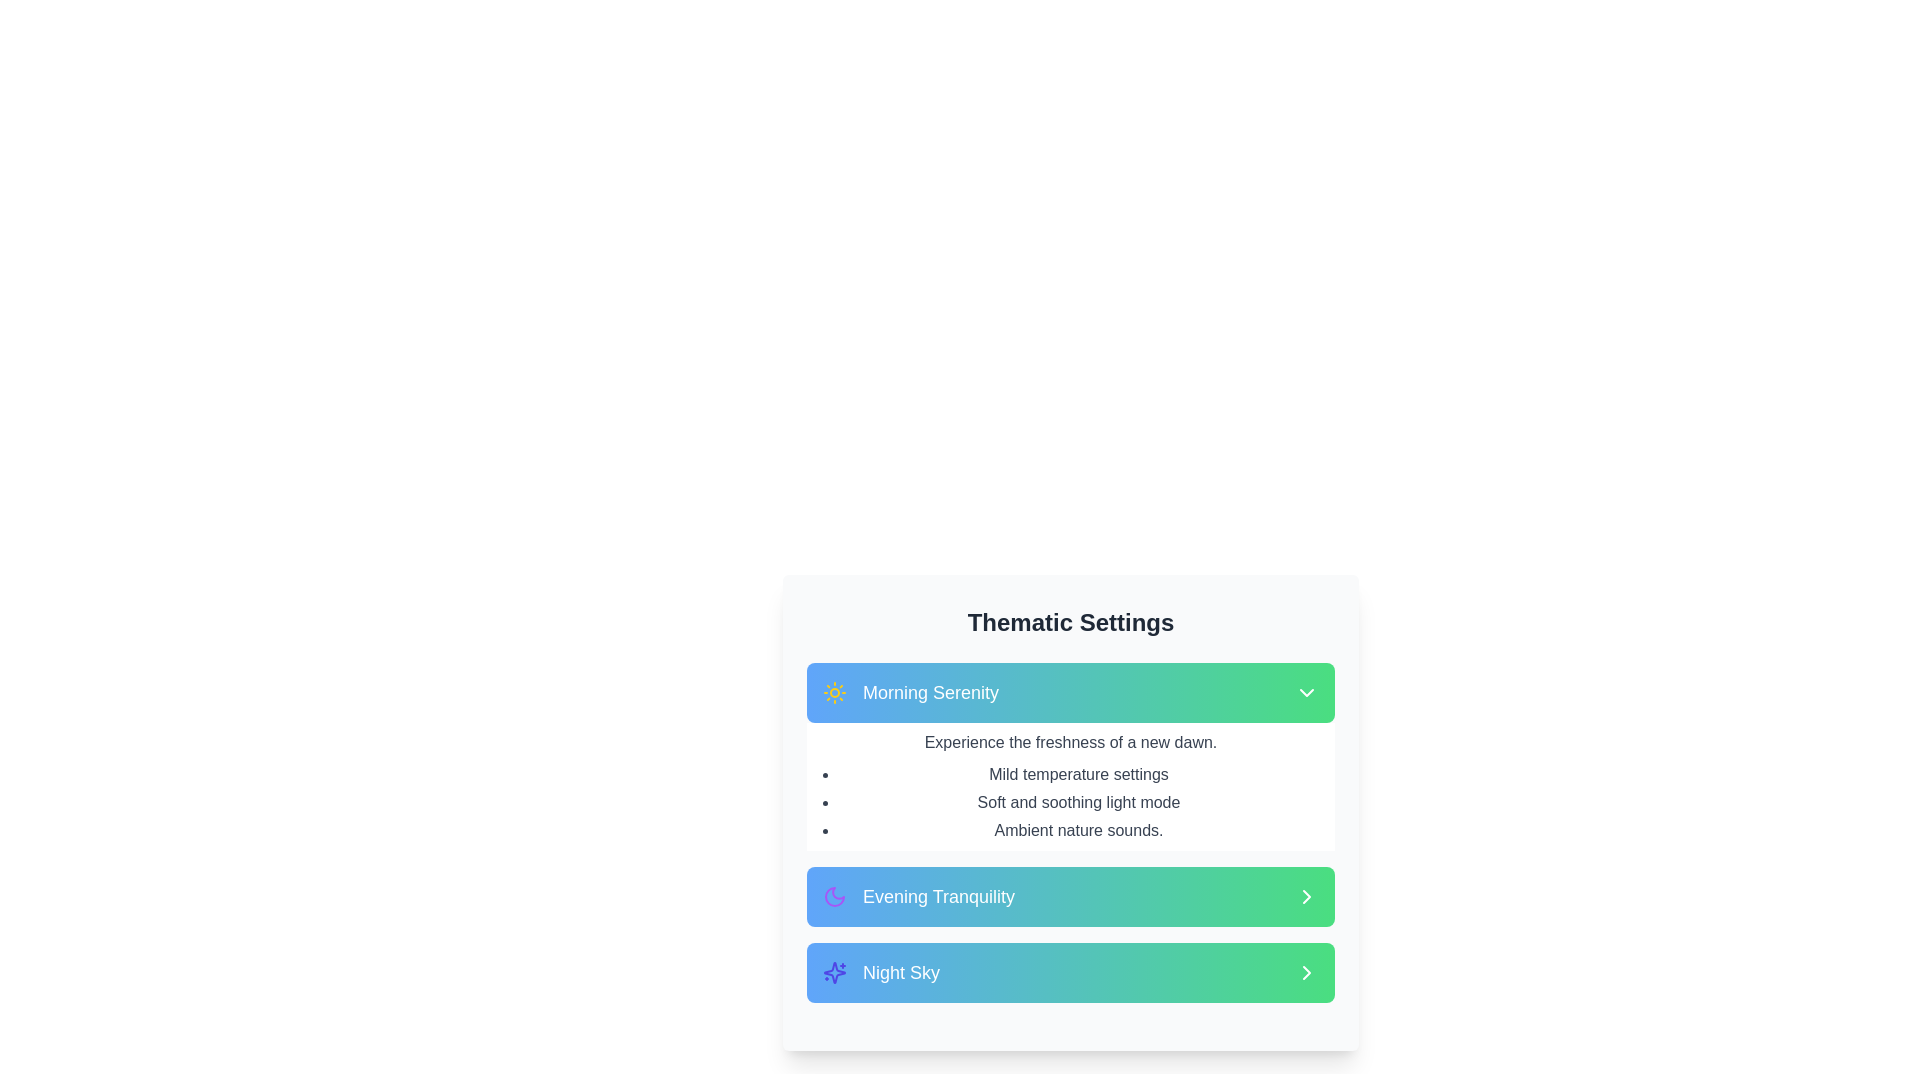 The image size is (1920, 1080). What do you see at coordinates (1069, 692) in the screenshot?
I see `the 'Morning Serenity' dropdown trigger` at bounding box center [1069, 692].